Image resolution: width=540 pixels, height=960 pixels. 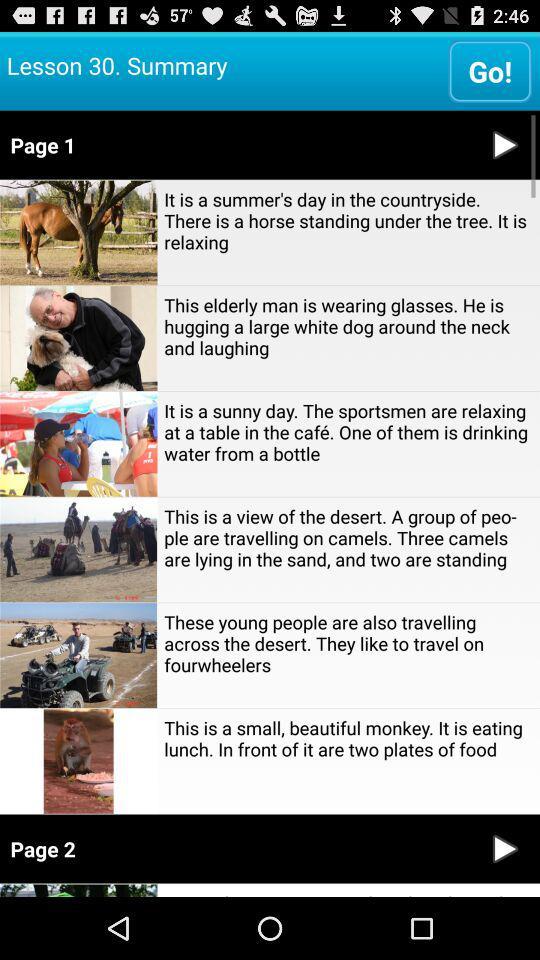 I want to click on the item below go! item, so click(x=234, y=143).